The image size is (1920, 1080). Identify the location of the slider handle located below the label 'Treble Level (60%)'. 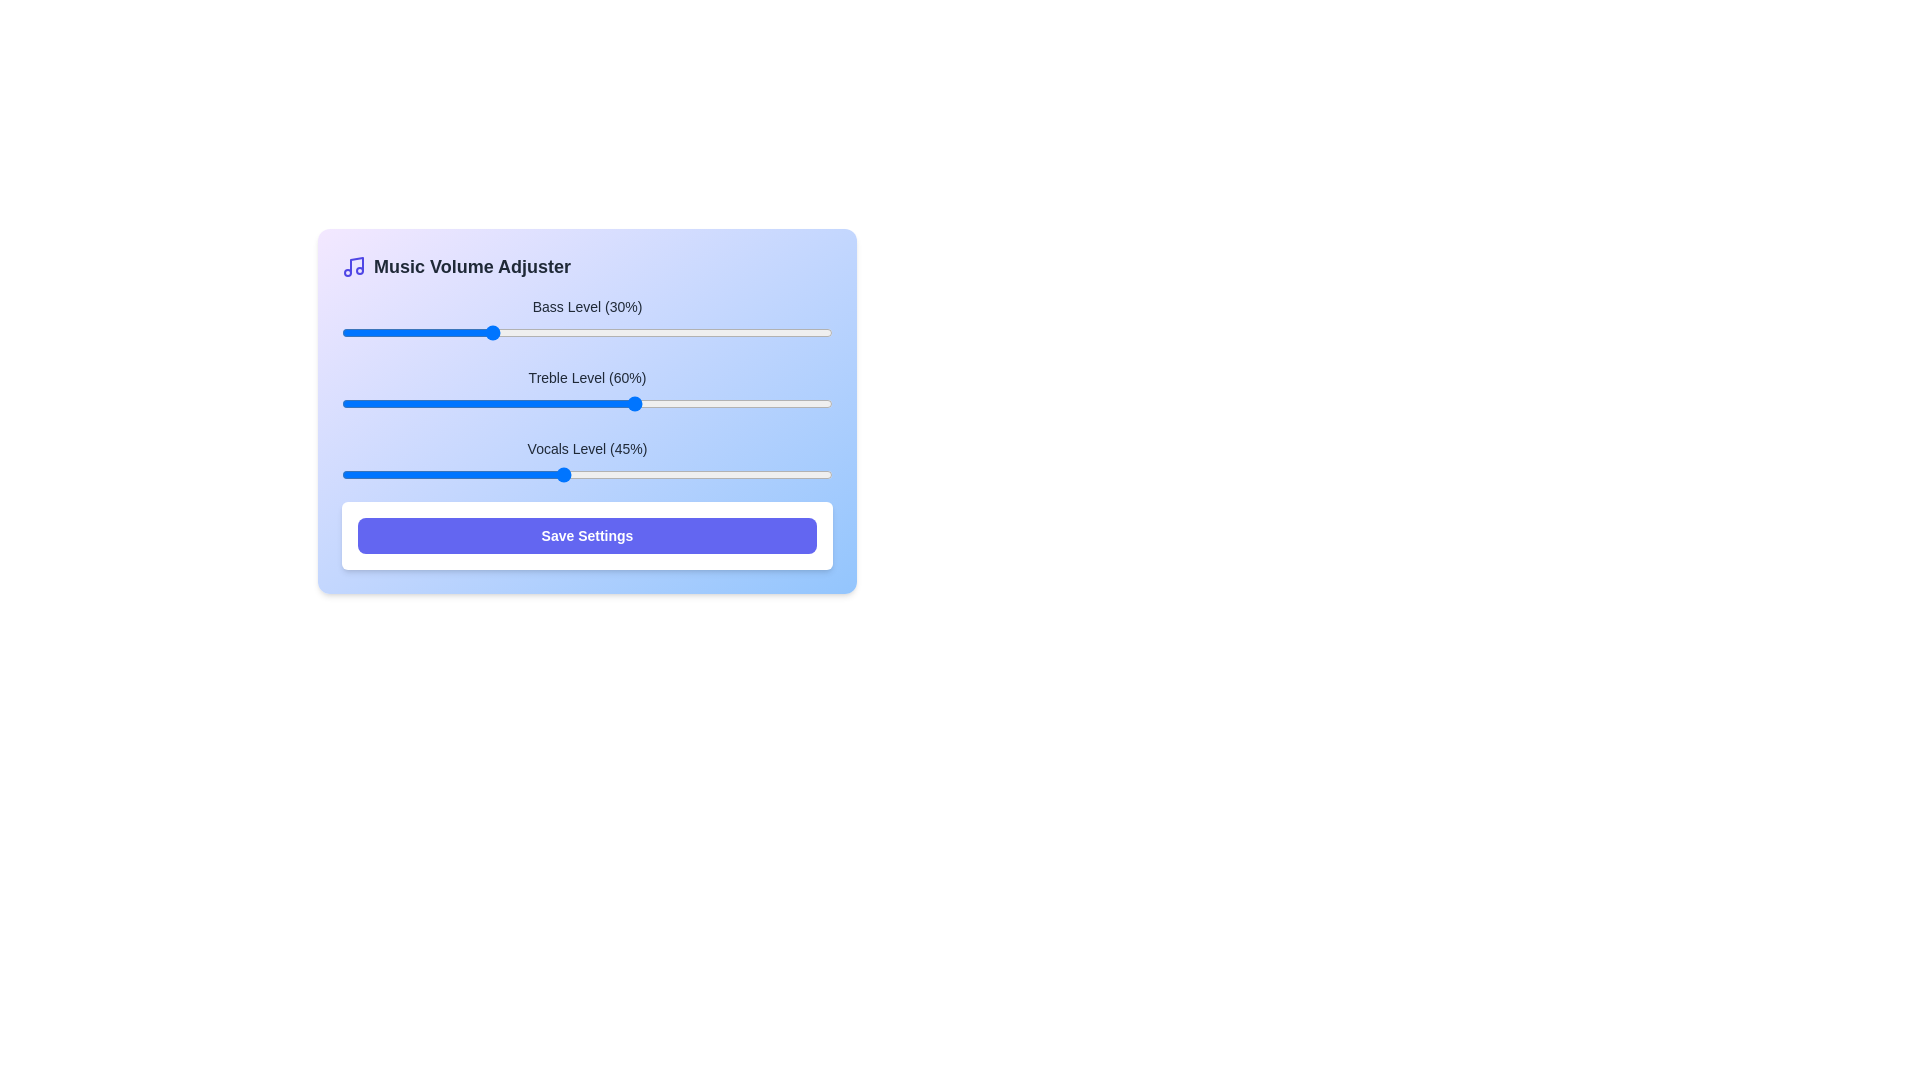
(586, 404).